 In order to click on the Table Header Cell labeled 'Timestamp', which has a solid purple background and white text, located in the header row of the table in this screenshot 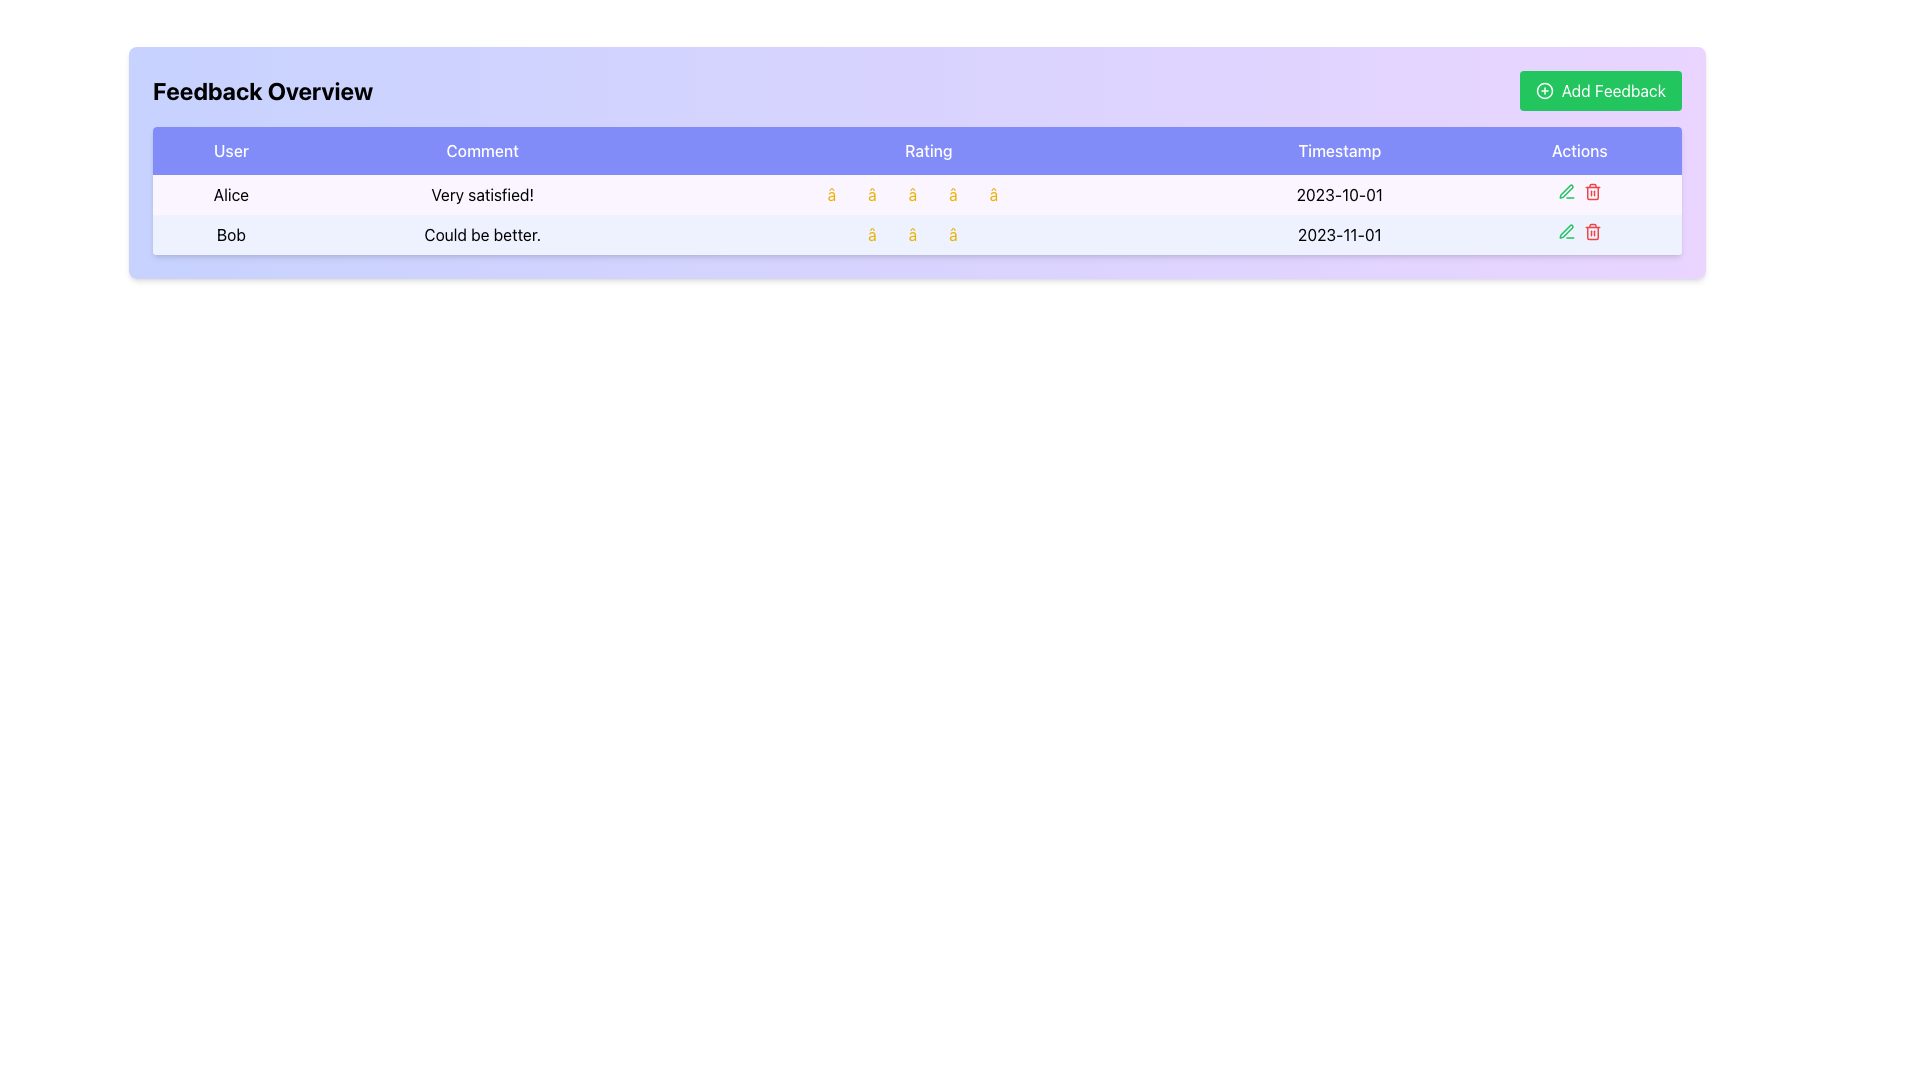, I will do `click(1339, 149)`.